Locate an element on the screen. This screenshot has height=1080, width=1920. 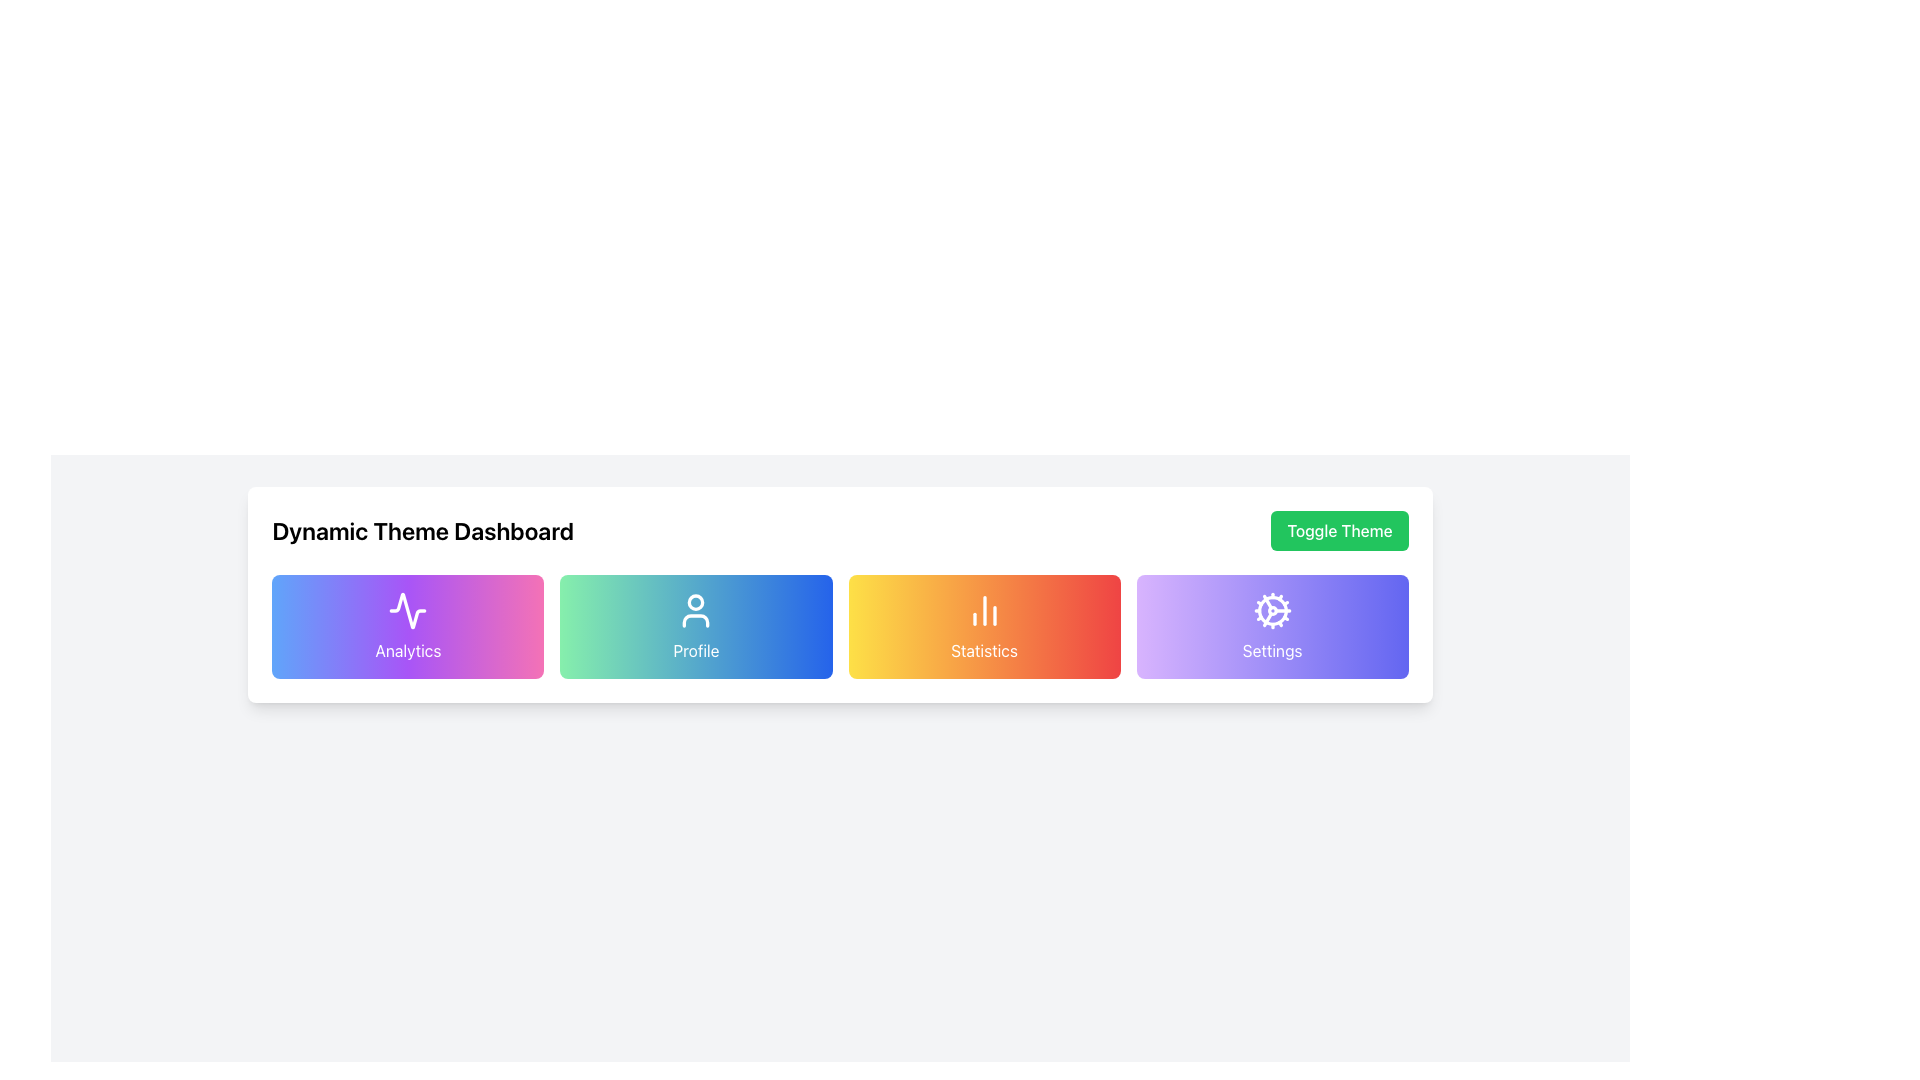
the user icon, which is a white outline of a person within a rounded frame, located at the upper region of the 'Profile' card, centered horizontally above the text 'Profile' is located at coordinates (696, 609).